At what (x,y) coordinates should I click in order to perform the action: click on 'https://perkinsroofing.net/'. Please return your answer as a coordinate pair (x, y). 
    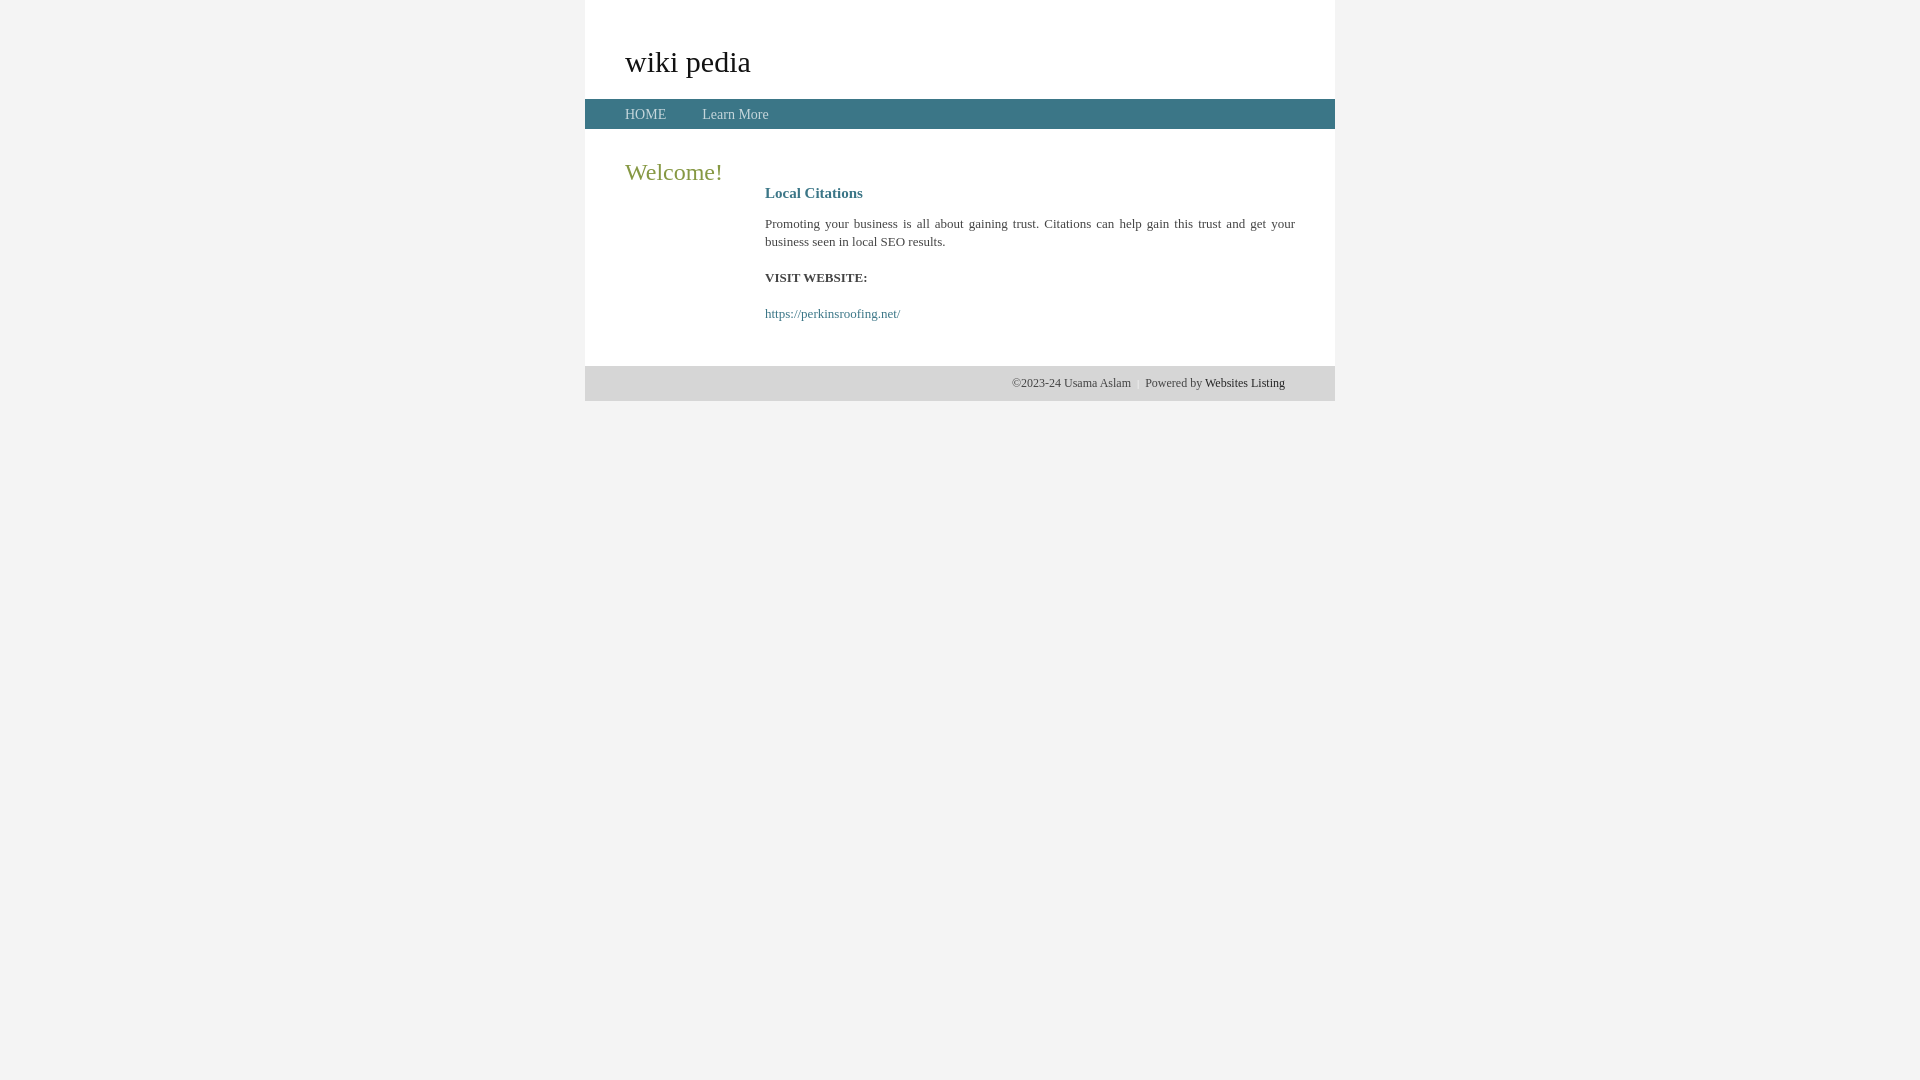
    Looking at the image, I should click on (832, 313).